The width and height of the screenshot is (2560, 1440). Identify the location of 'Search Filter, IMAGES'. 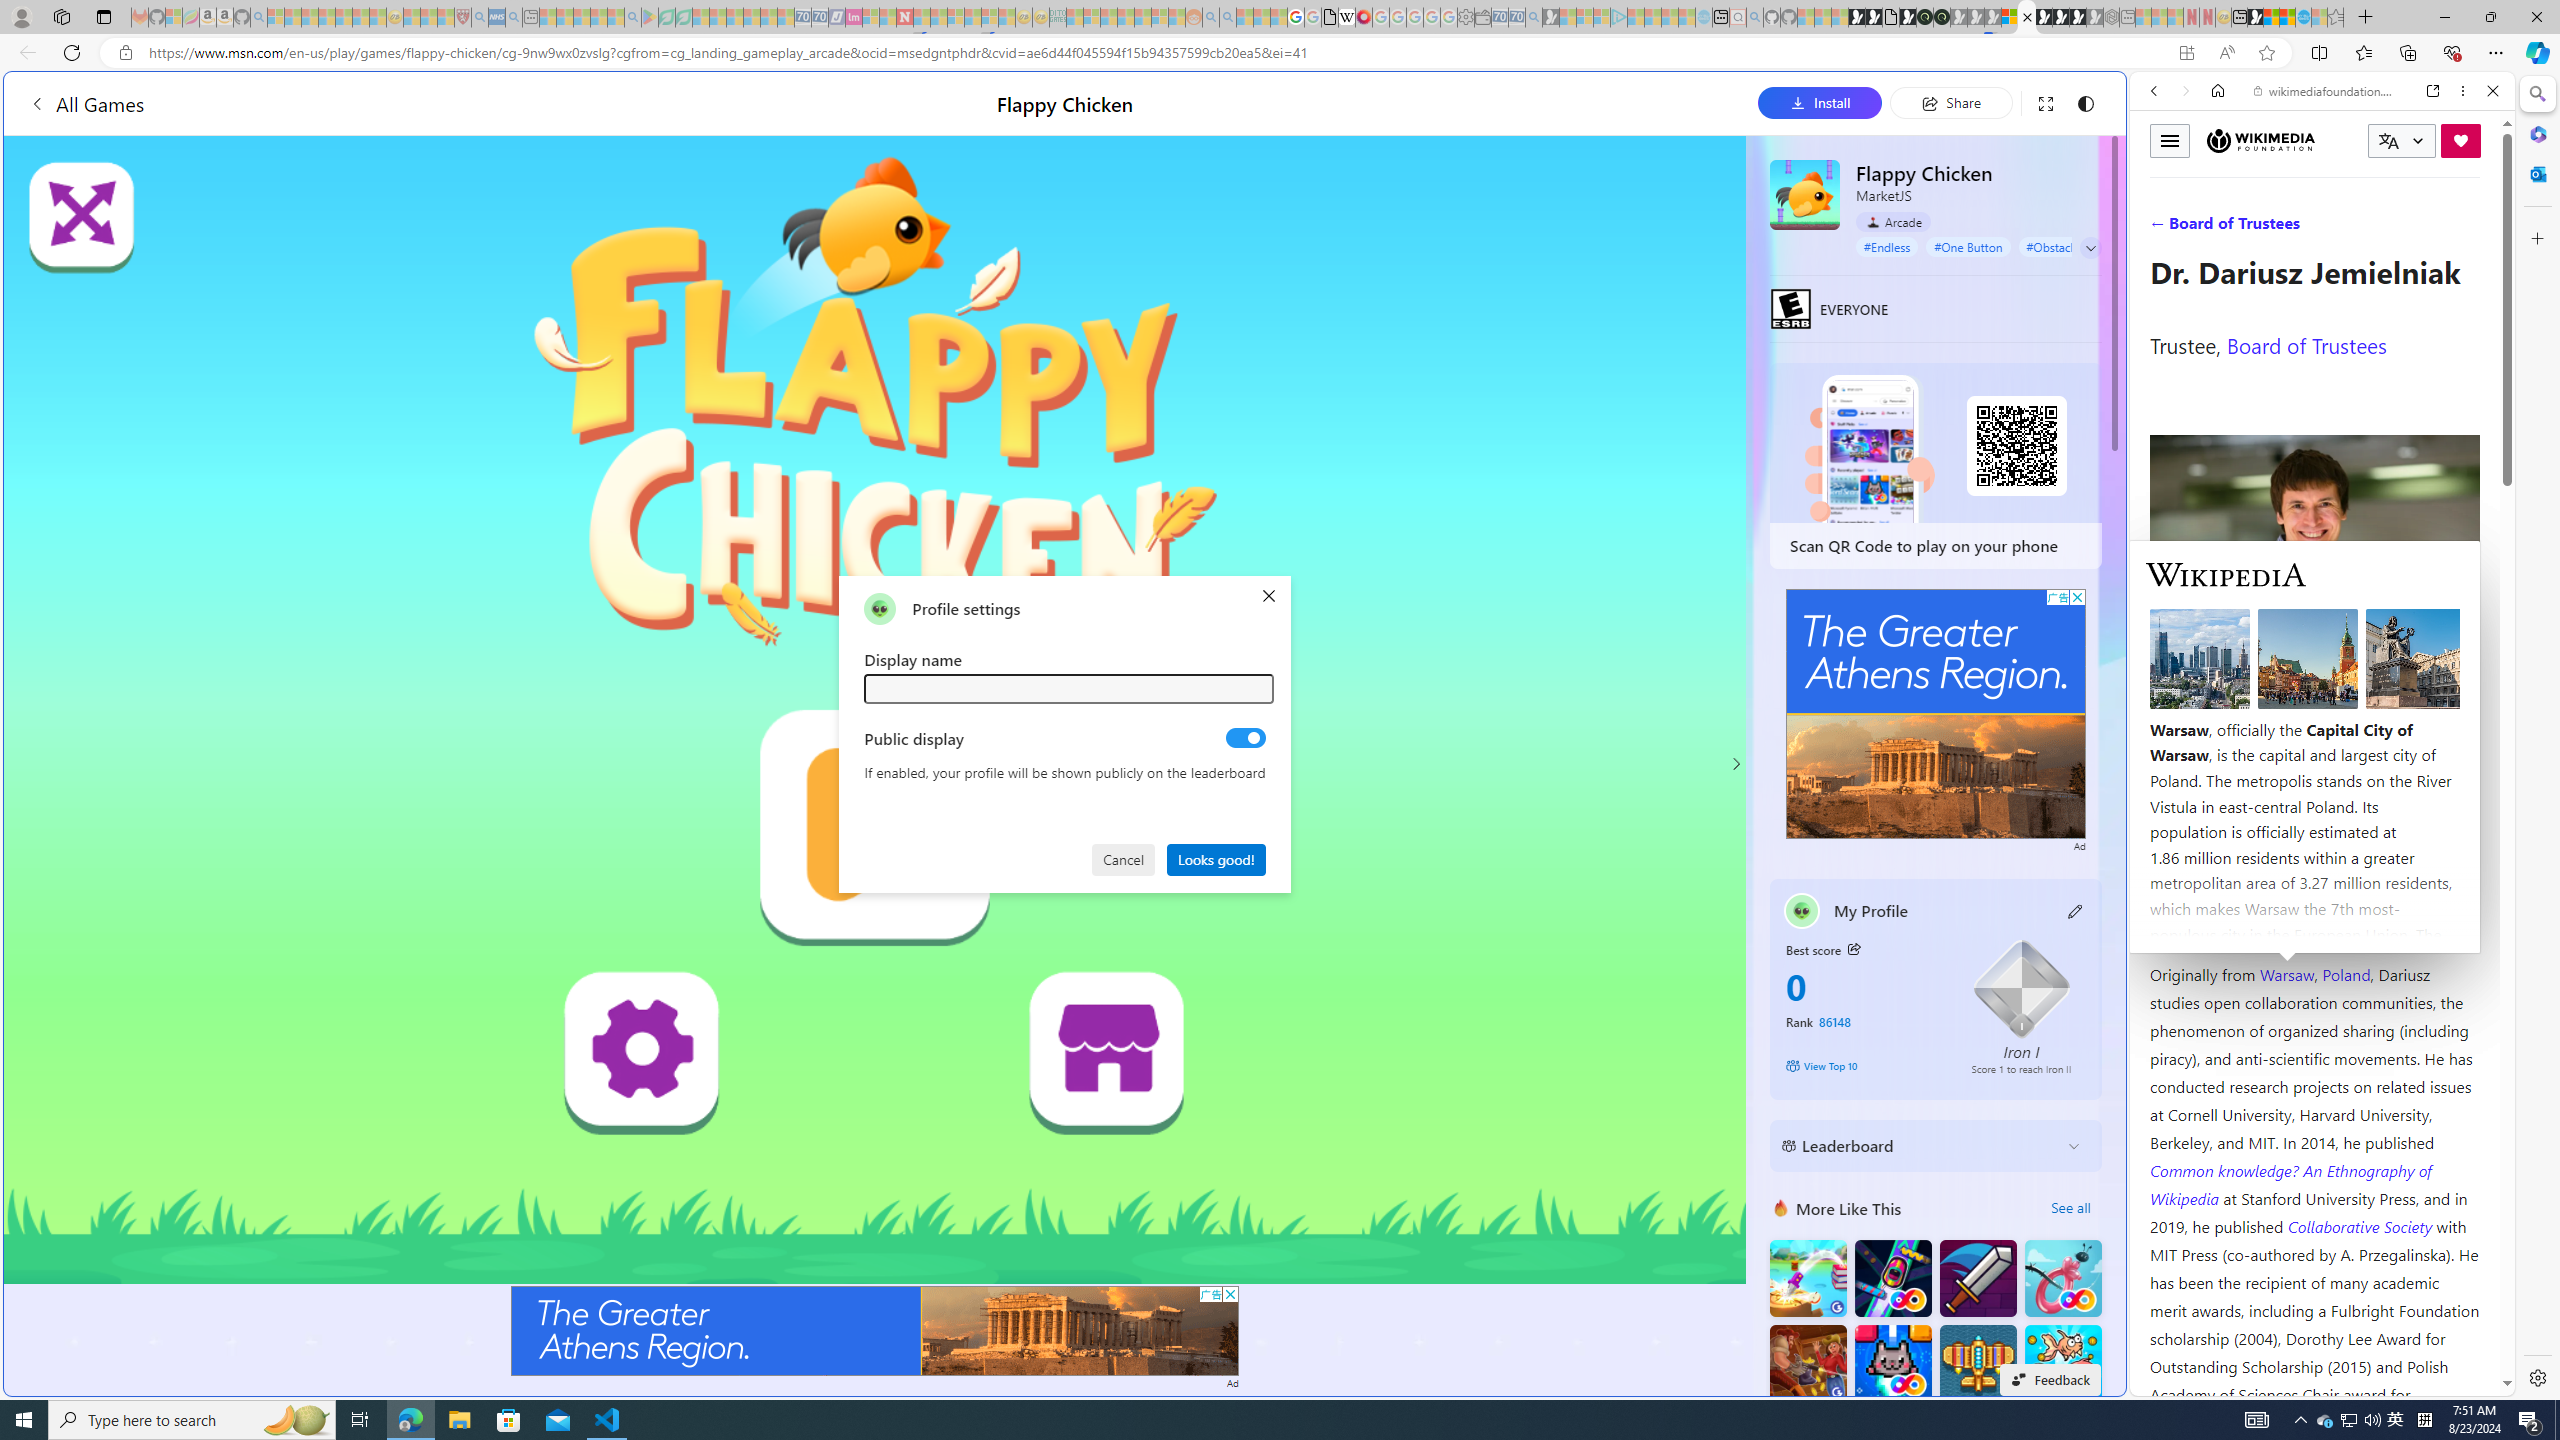
(2219, 227).